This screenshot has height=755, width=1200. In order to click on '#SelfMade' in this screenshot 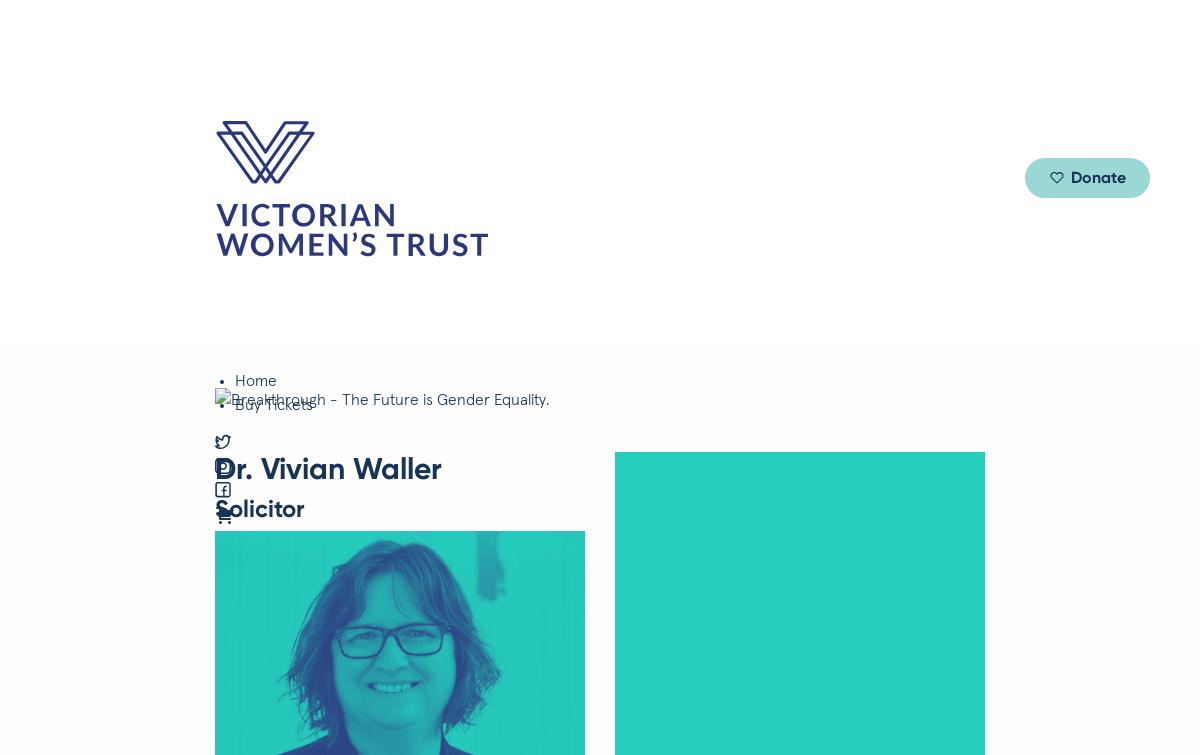, I will do `click(771, 159)`.